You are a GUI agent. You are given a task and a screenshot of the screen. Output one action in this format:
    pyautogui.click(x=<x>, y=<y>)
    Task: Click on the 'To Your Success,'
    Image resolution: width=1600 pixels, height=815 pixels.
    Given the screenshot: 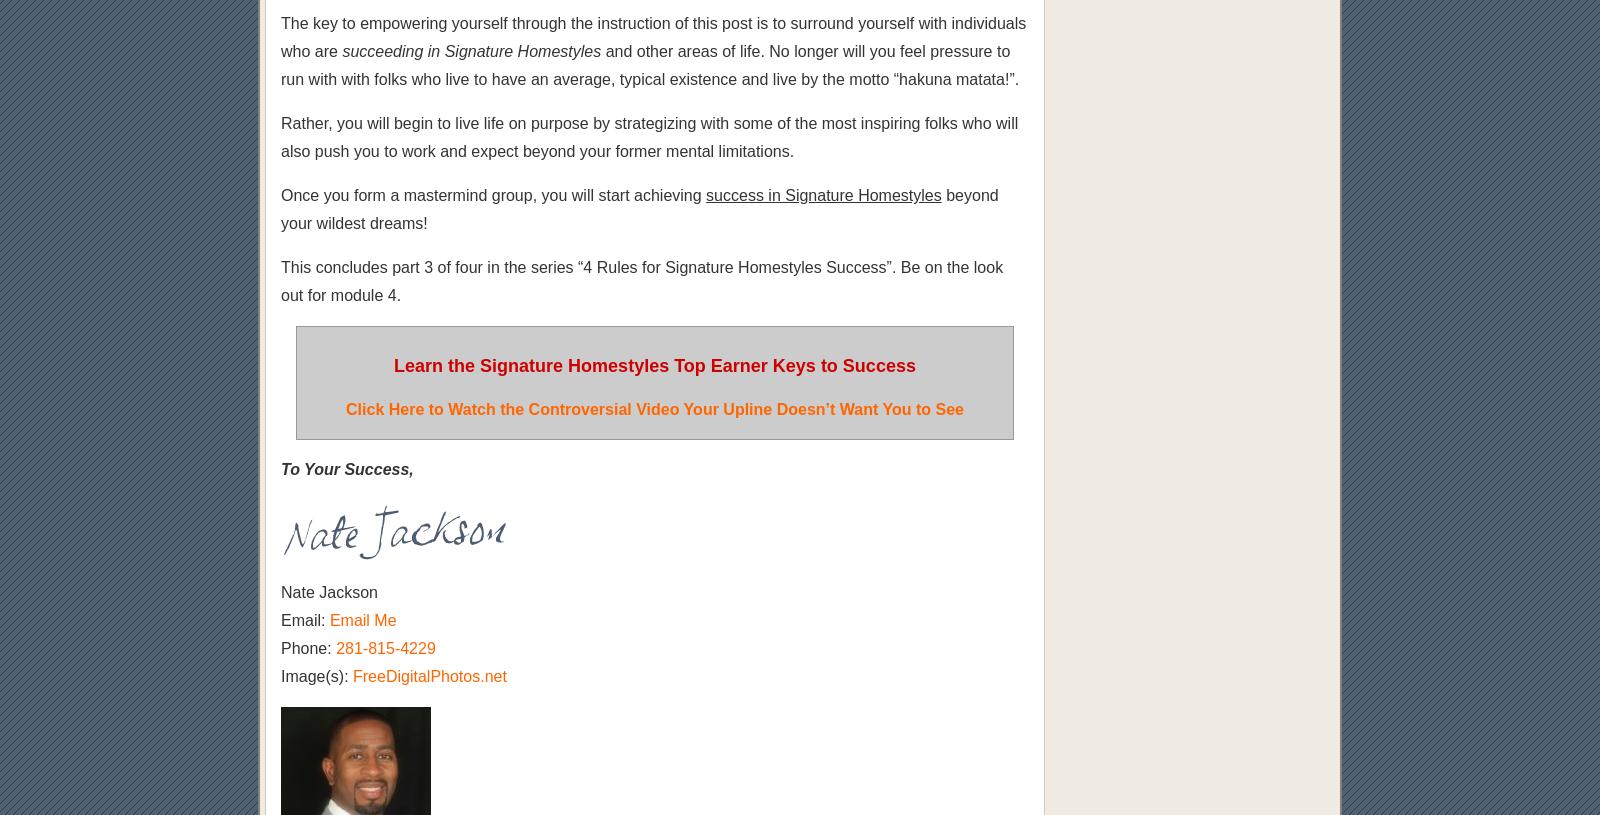 What is the action you would take?
    pyautogui.click(x=347, y=469)
    